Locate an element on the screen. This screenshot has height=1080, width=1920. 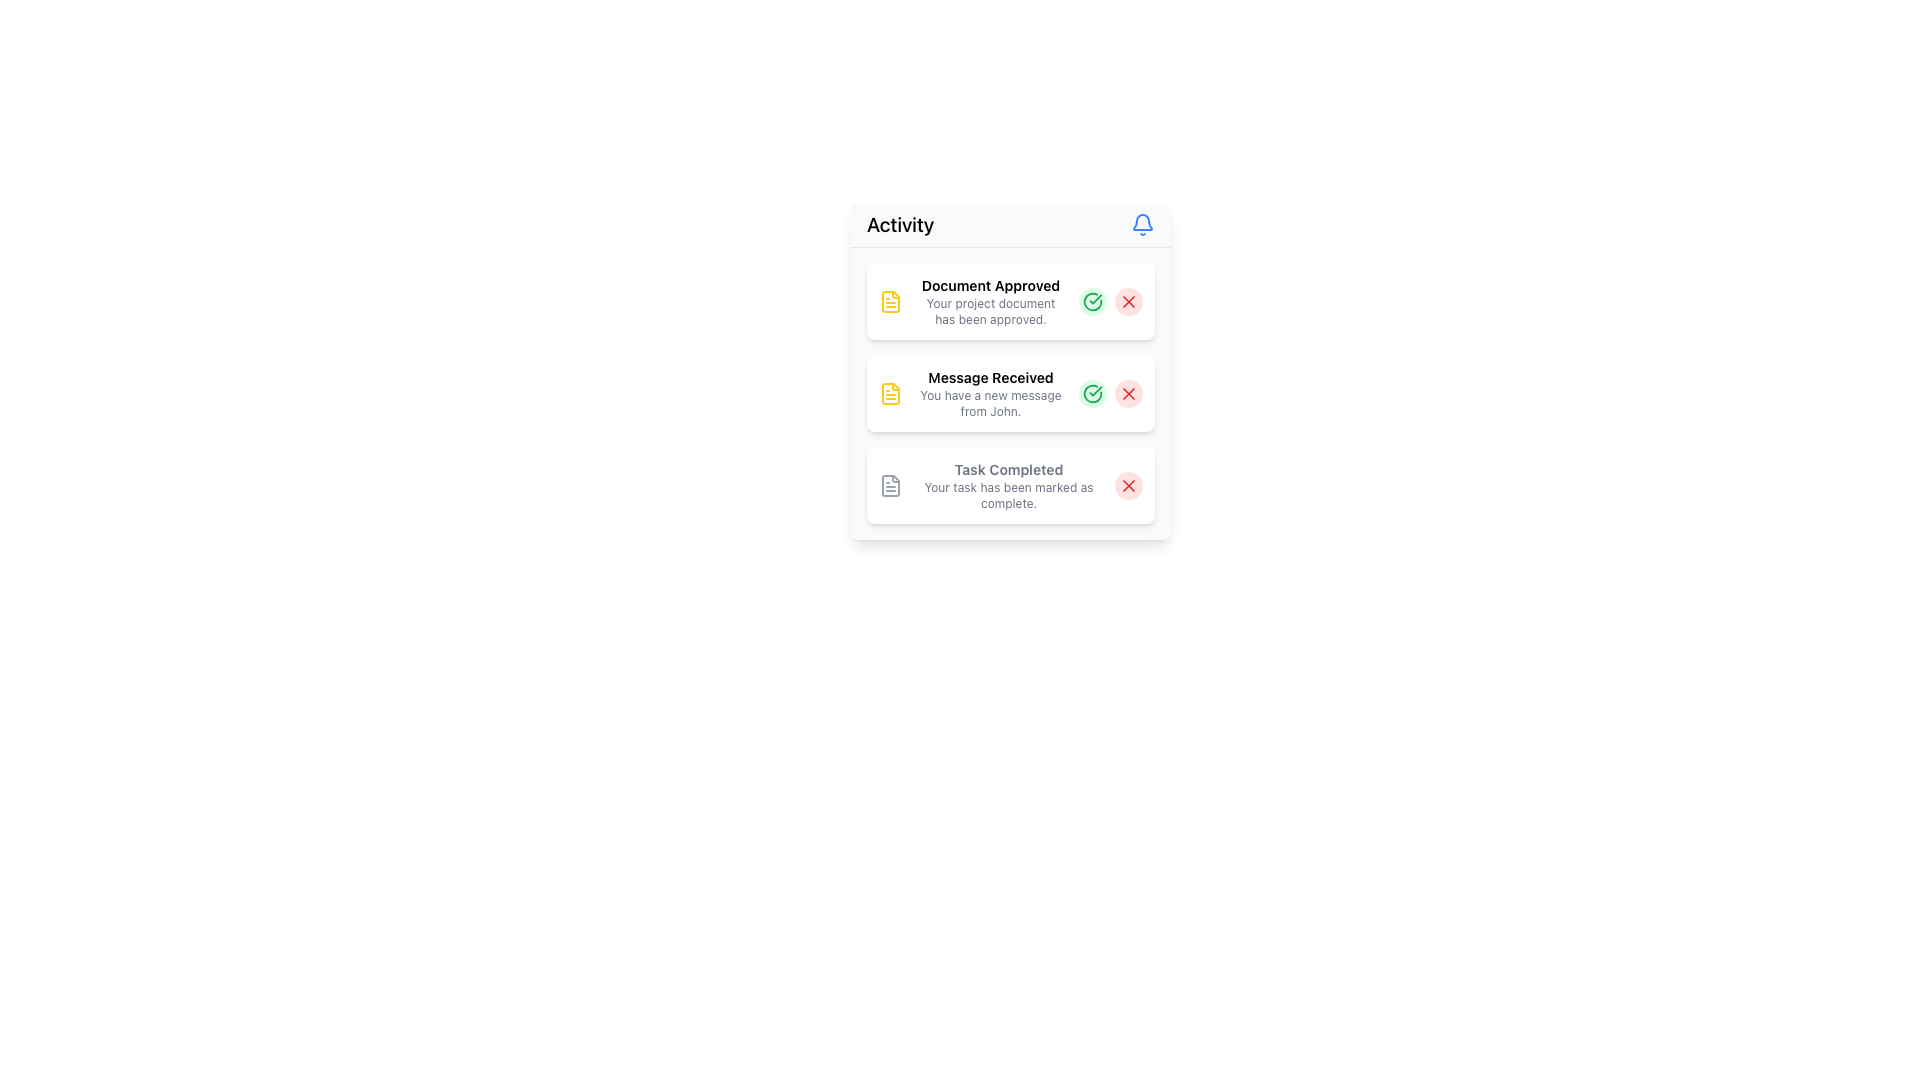
the green checkmark icon with a surrounding green ring in the second notification row of the activity feed is located at coordinates (1092, 393).